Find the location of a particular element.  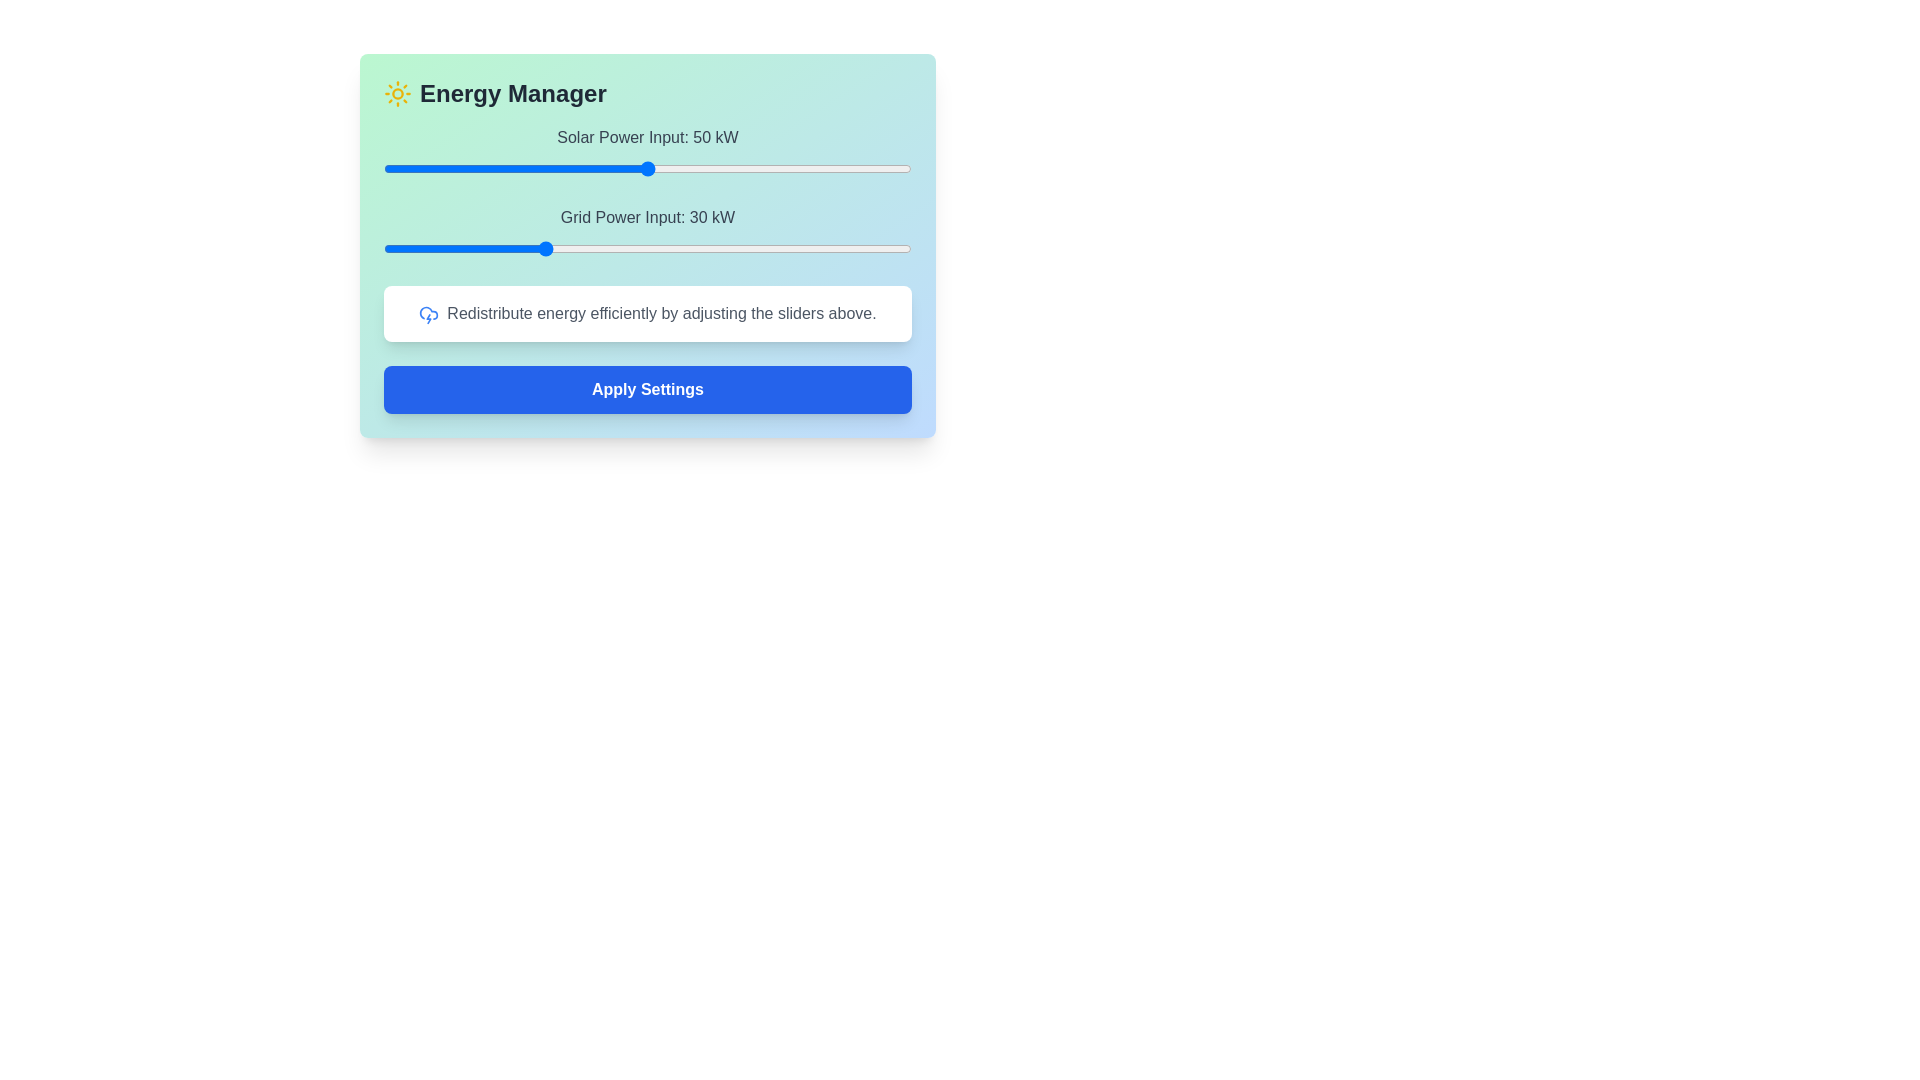

the Solar Power Input slider to 0 kW is located at coordinates (384, 168).